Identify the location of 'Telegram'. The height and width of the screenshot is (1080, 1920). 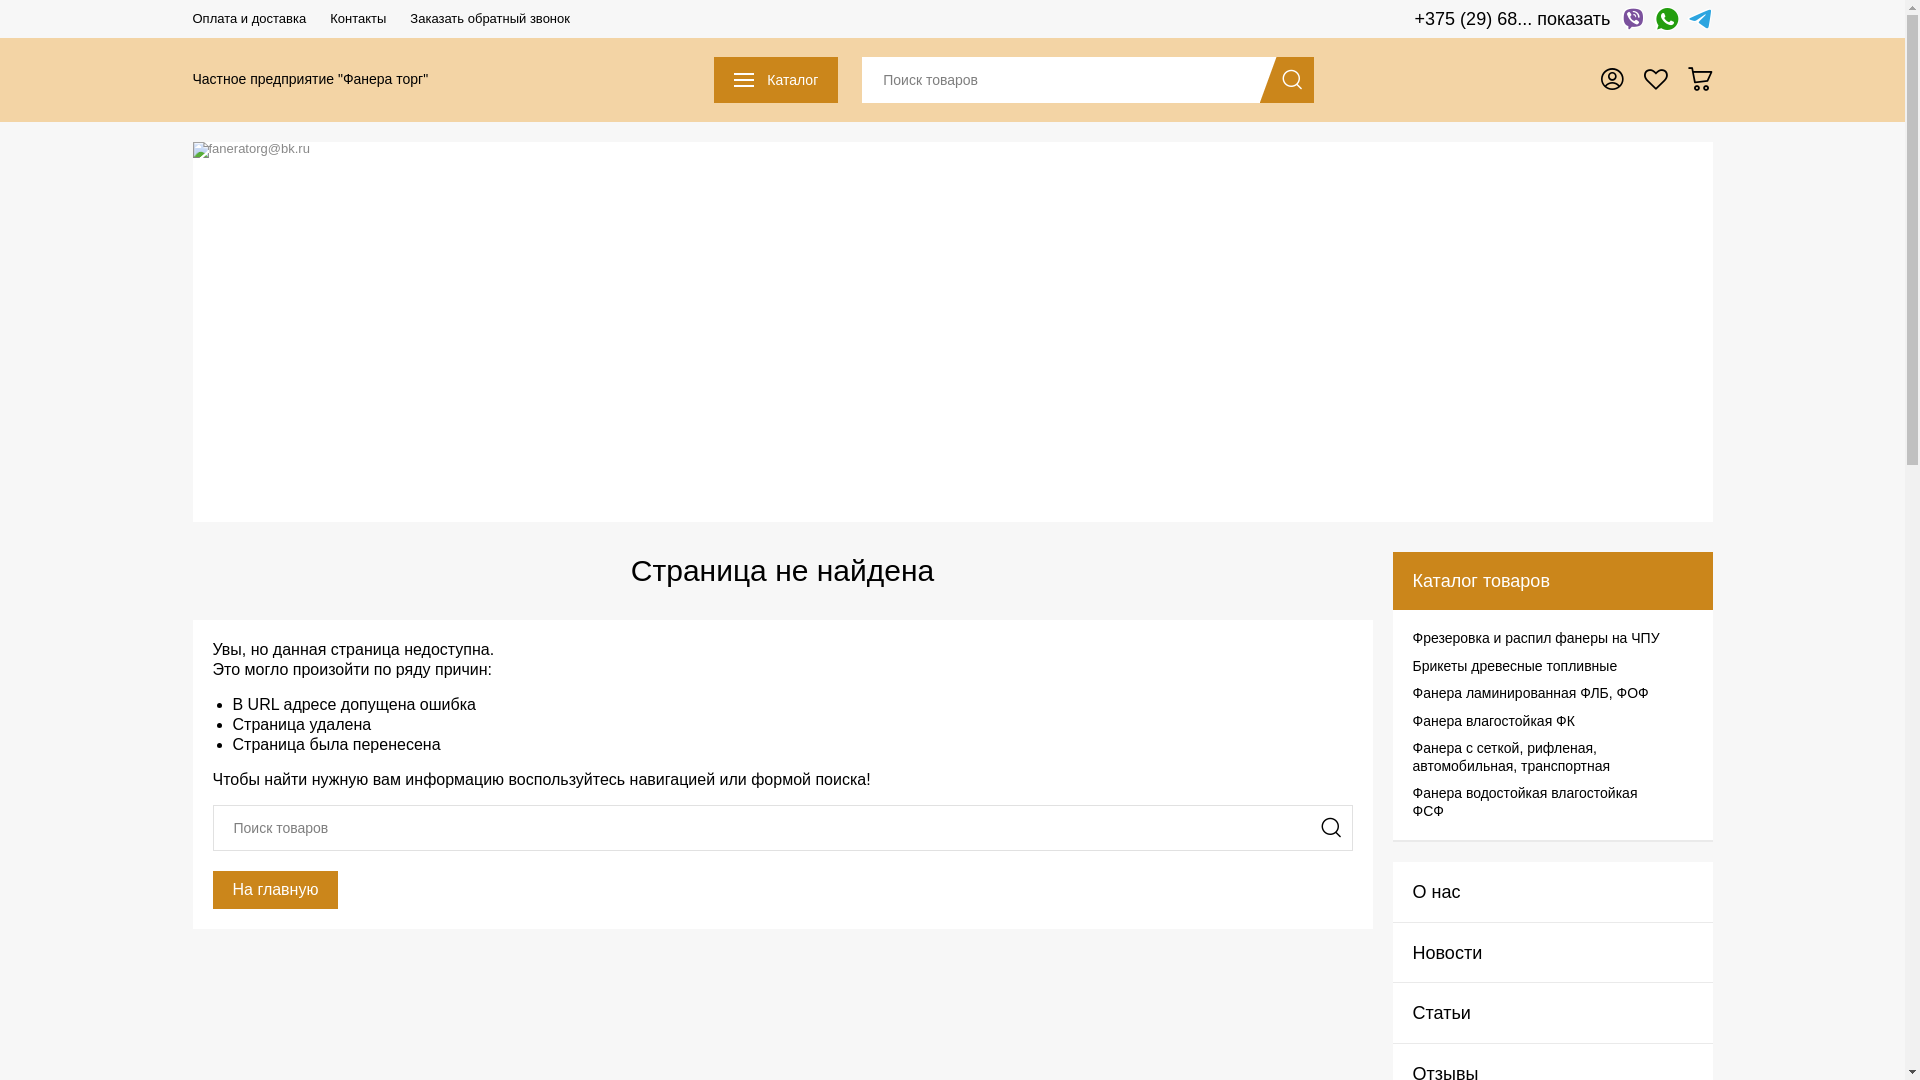
(1698, 19).